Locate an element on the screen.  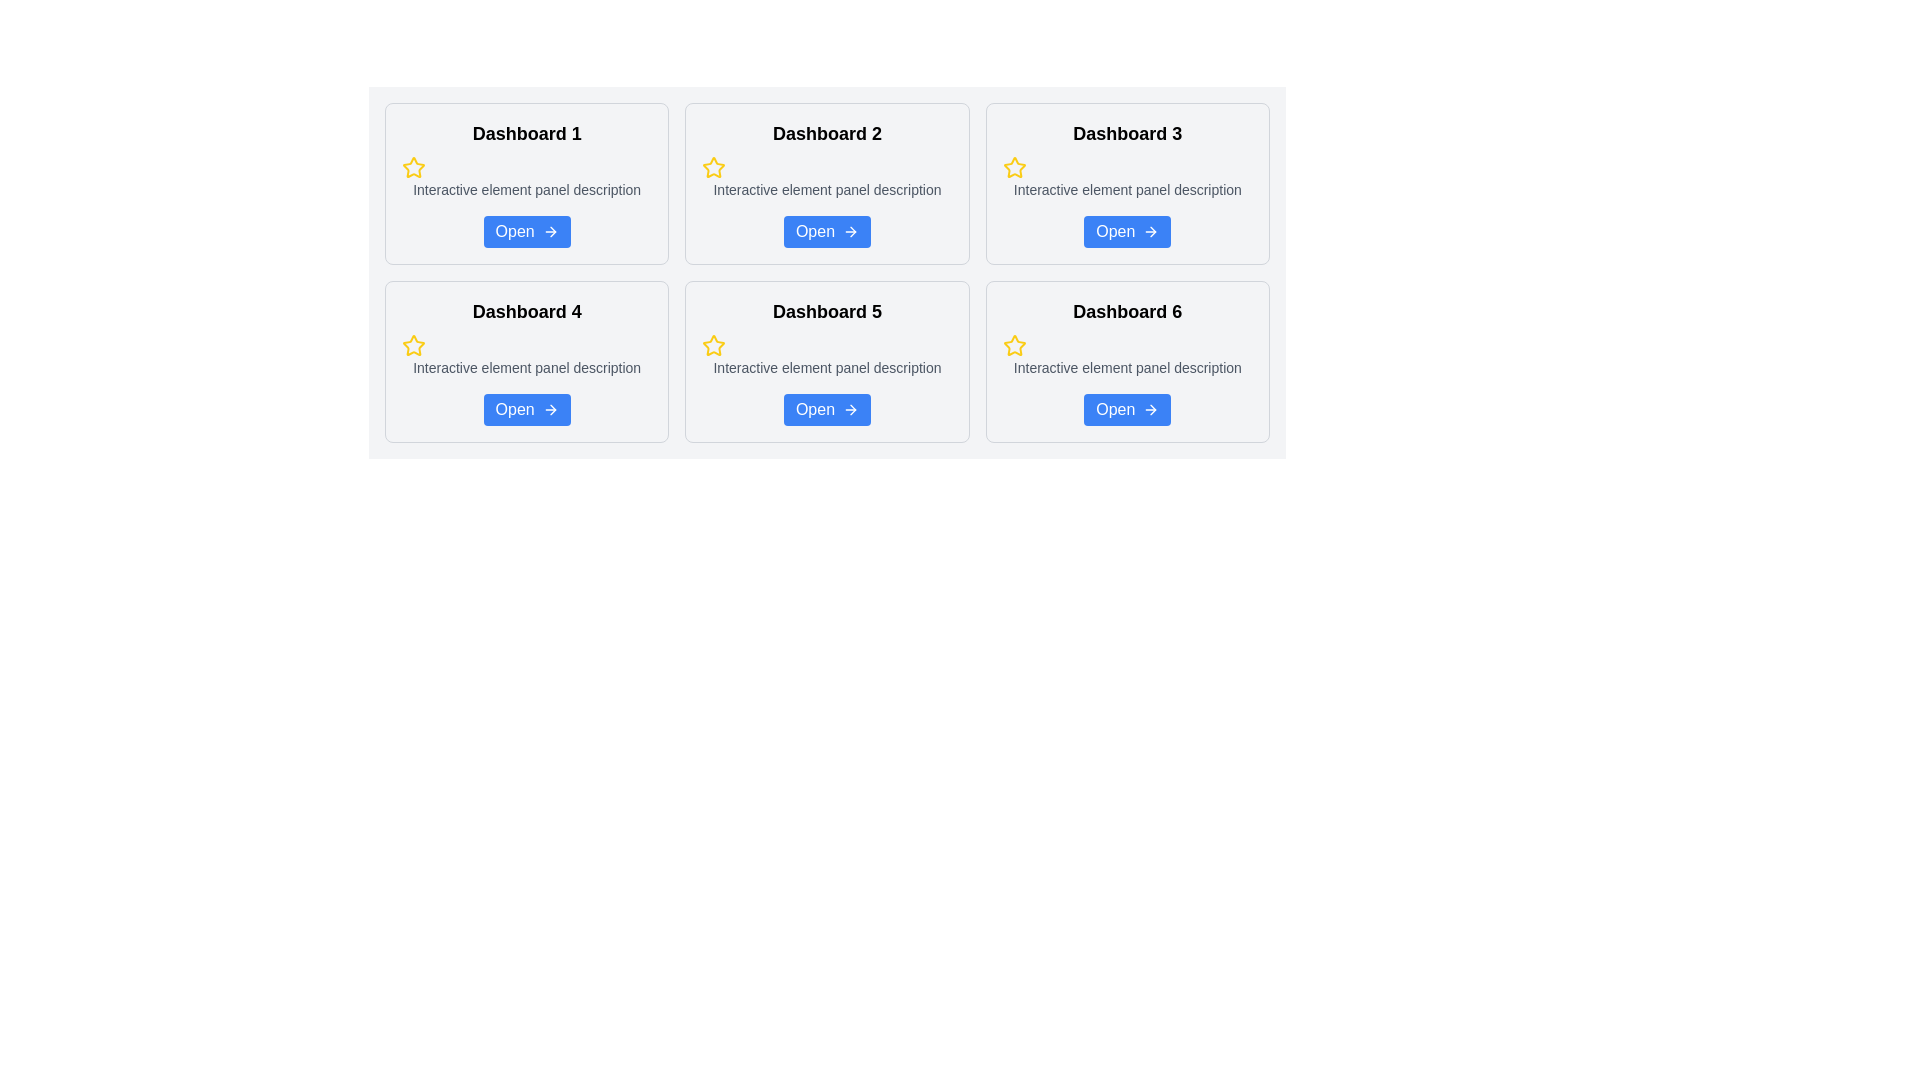
the right-pointing arrow icon inside the 'Open' button of the 'Dashboard 5' card, located in the bottom row and middle column of the layout is located at coordinates (851, 408).